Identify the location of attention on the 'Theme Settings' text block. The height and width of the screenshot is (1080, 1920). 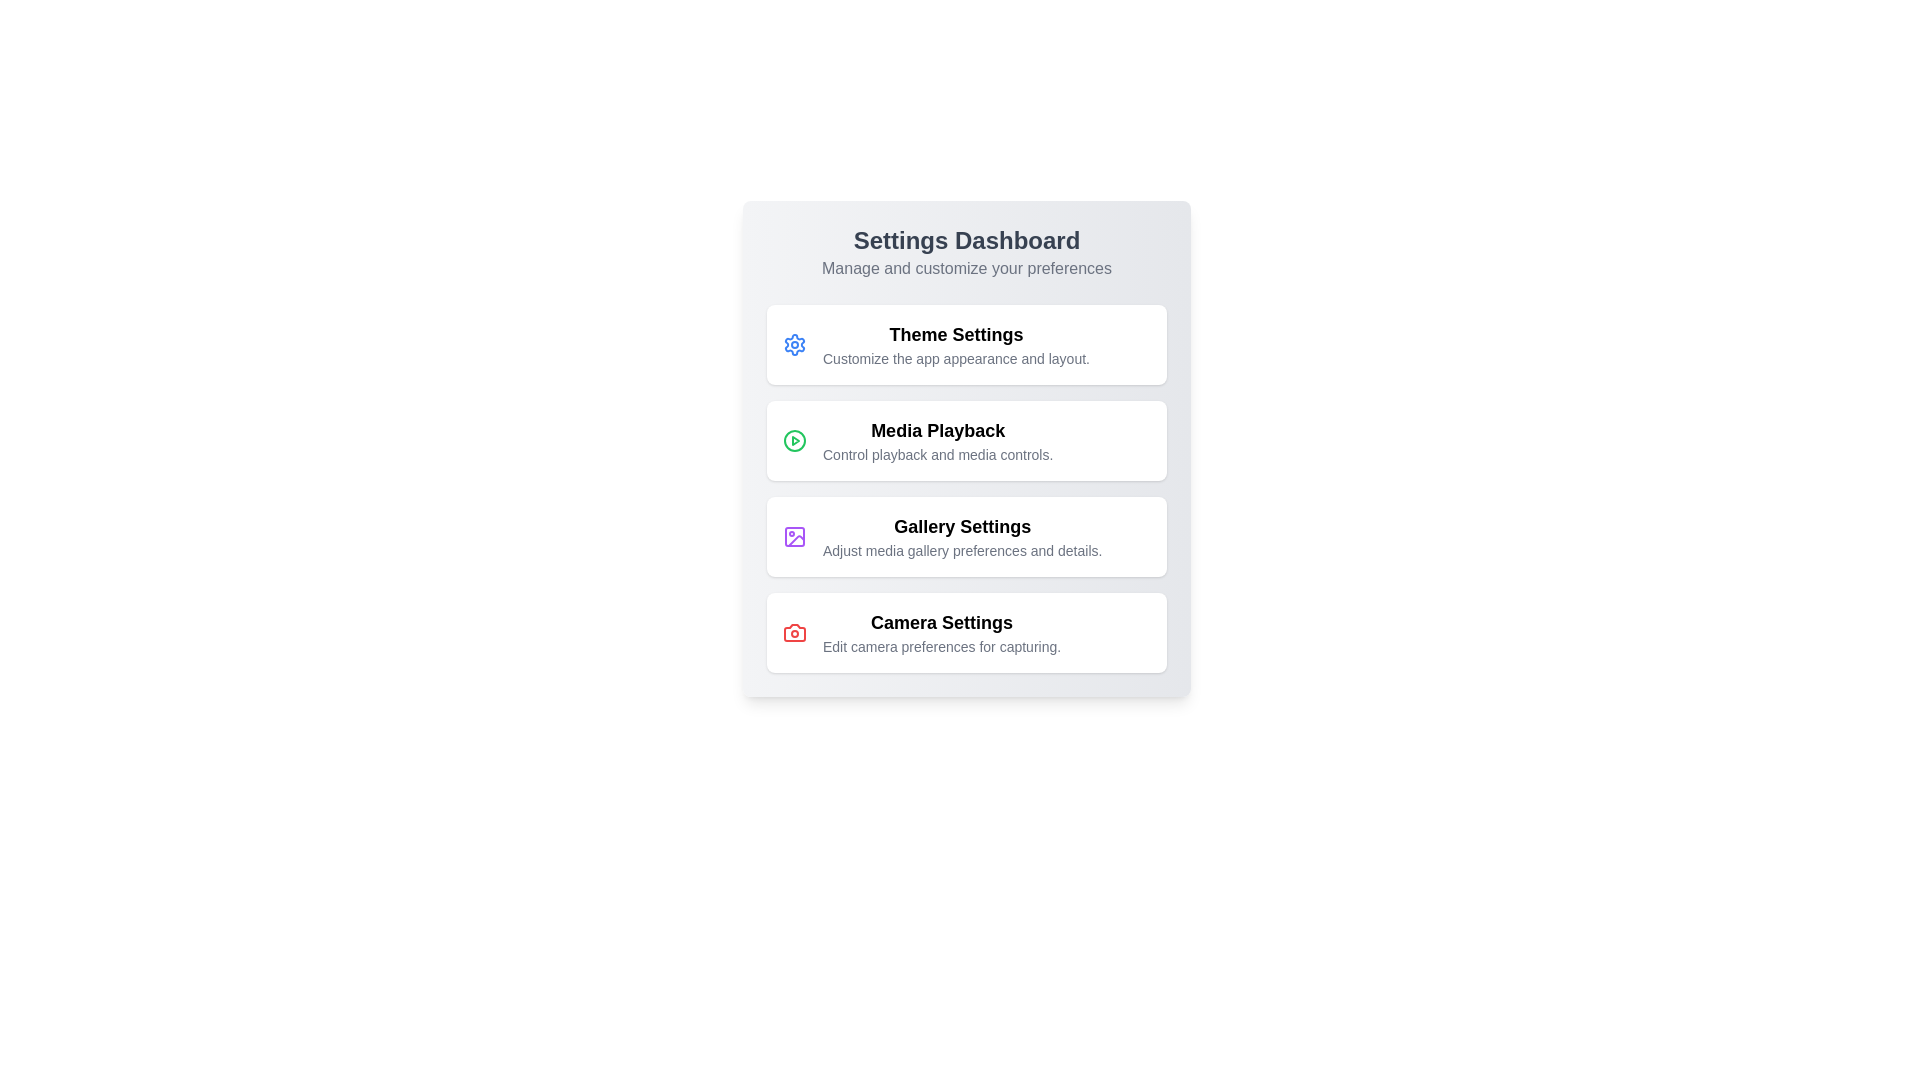
(955, 343).